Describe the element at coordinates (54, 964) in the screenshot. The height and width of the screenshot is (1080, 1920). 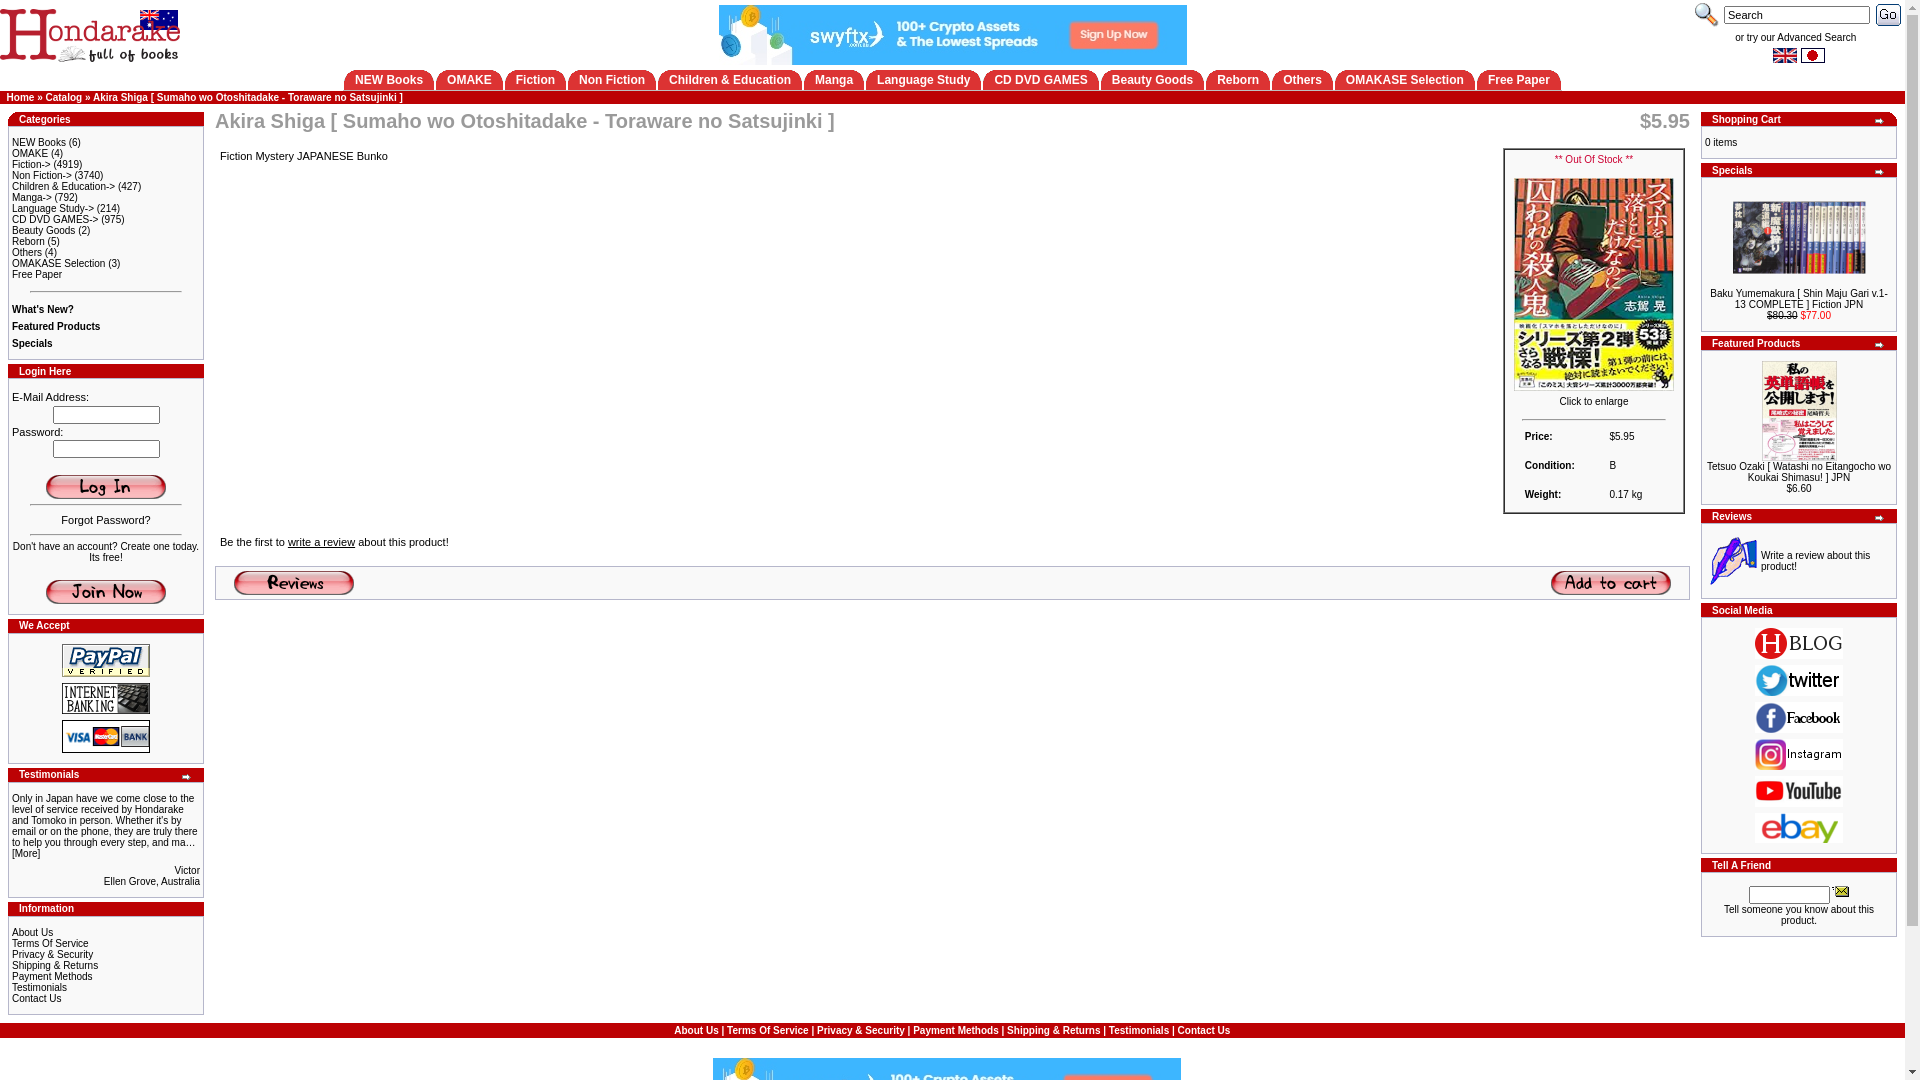
I see `'Shipping & Returns'` at that location.